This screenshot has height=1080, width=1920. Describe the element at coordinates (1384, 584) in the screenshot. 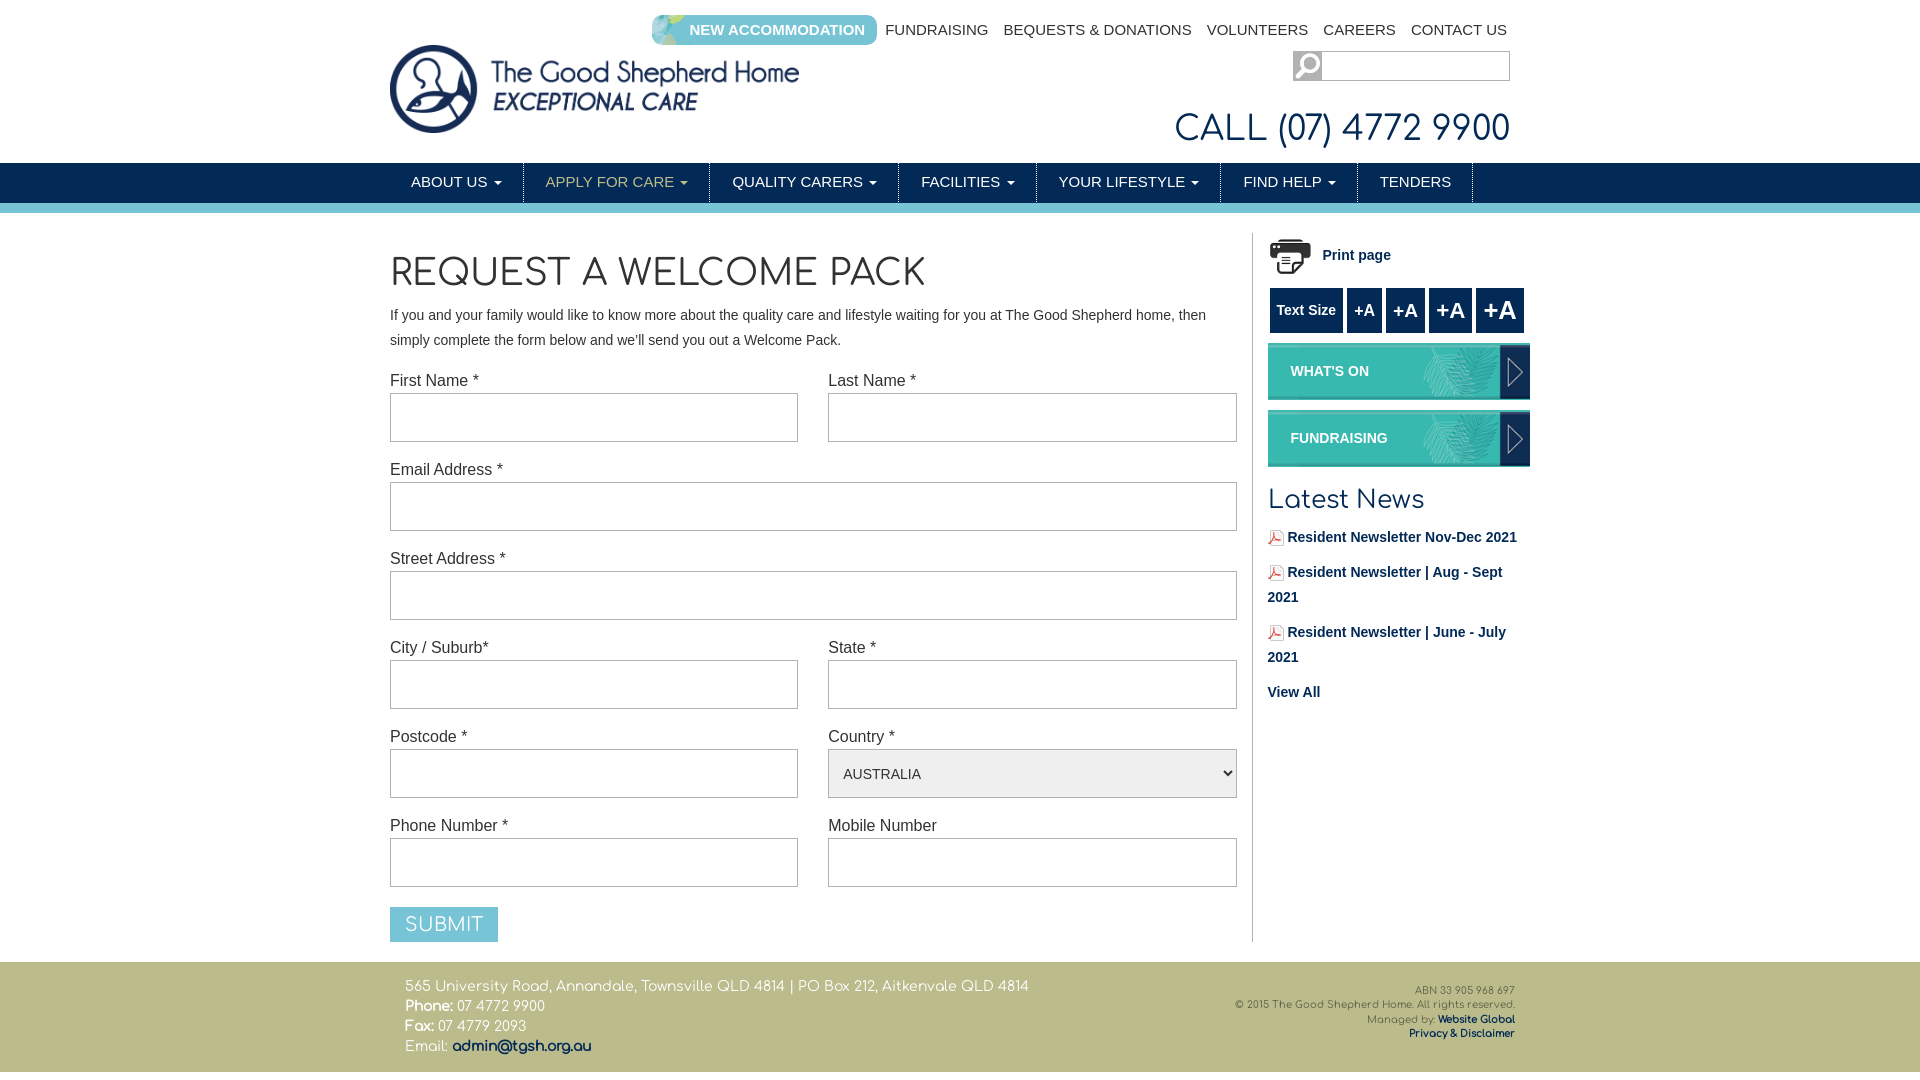

I see `'Resident Newsletter | Aug - Sept 2021'` at that location.